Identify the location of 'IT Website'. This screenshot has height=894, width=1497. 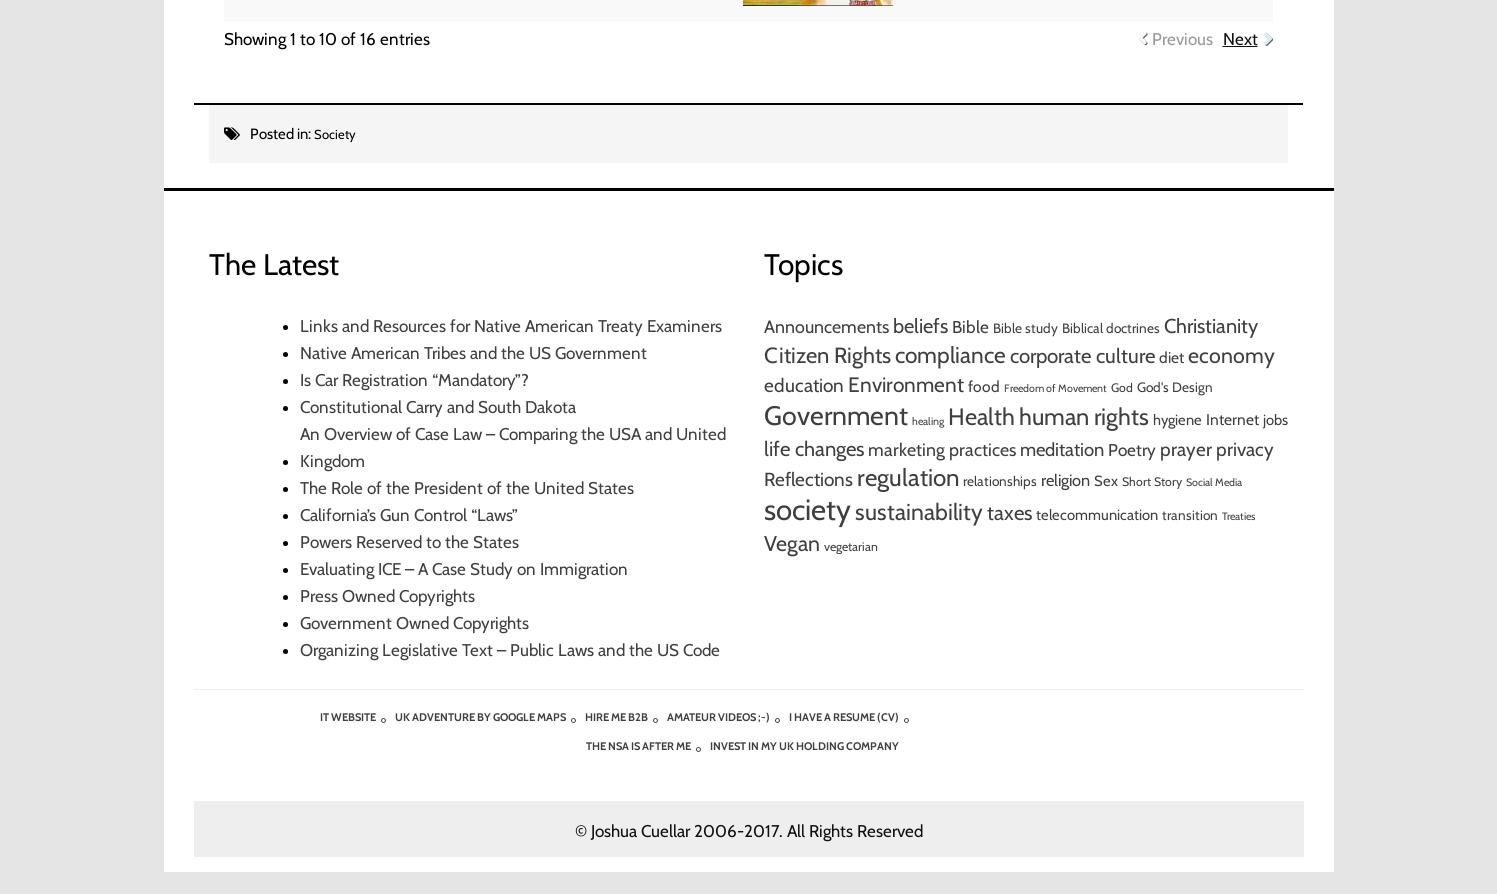
(346, 715).